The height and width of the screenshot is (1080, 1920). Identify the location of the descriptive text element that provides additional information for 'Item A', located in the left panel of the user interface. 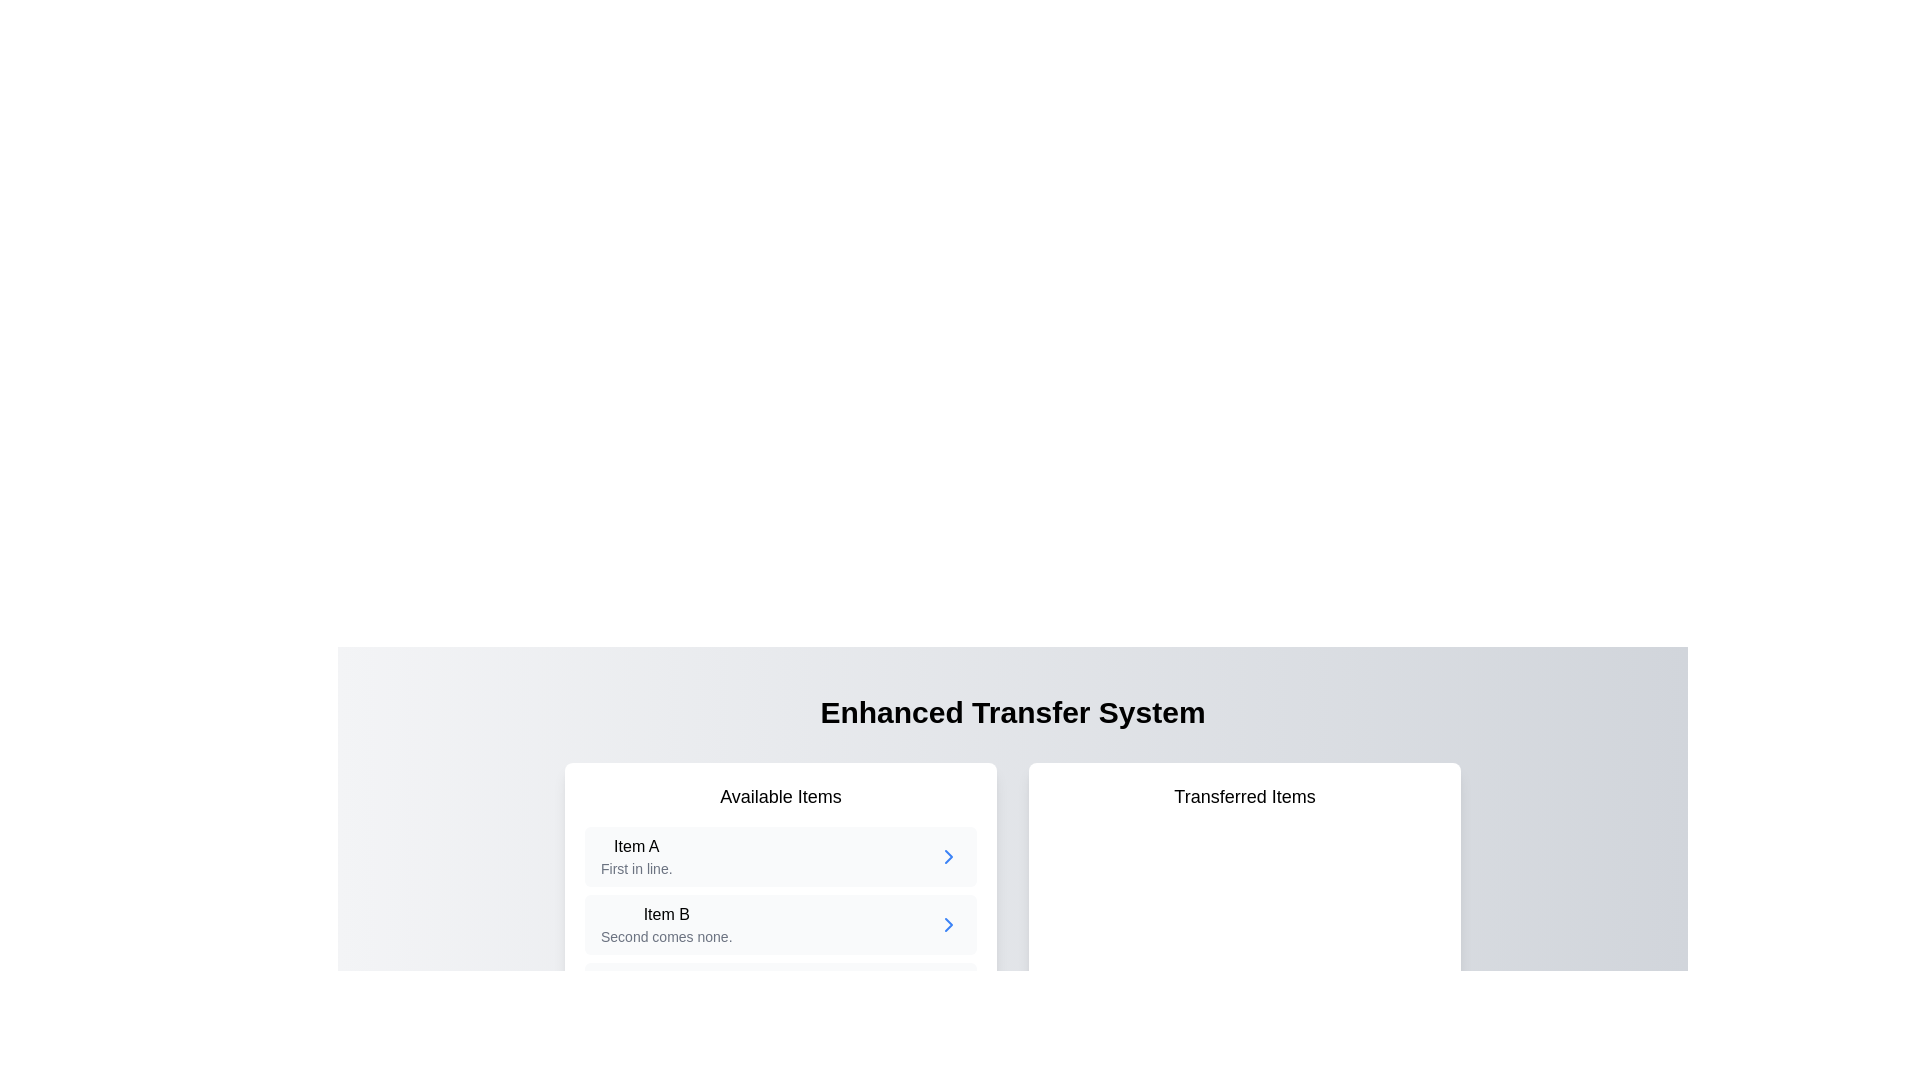
(635, 867).